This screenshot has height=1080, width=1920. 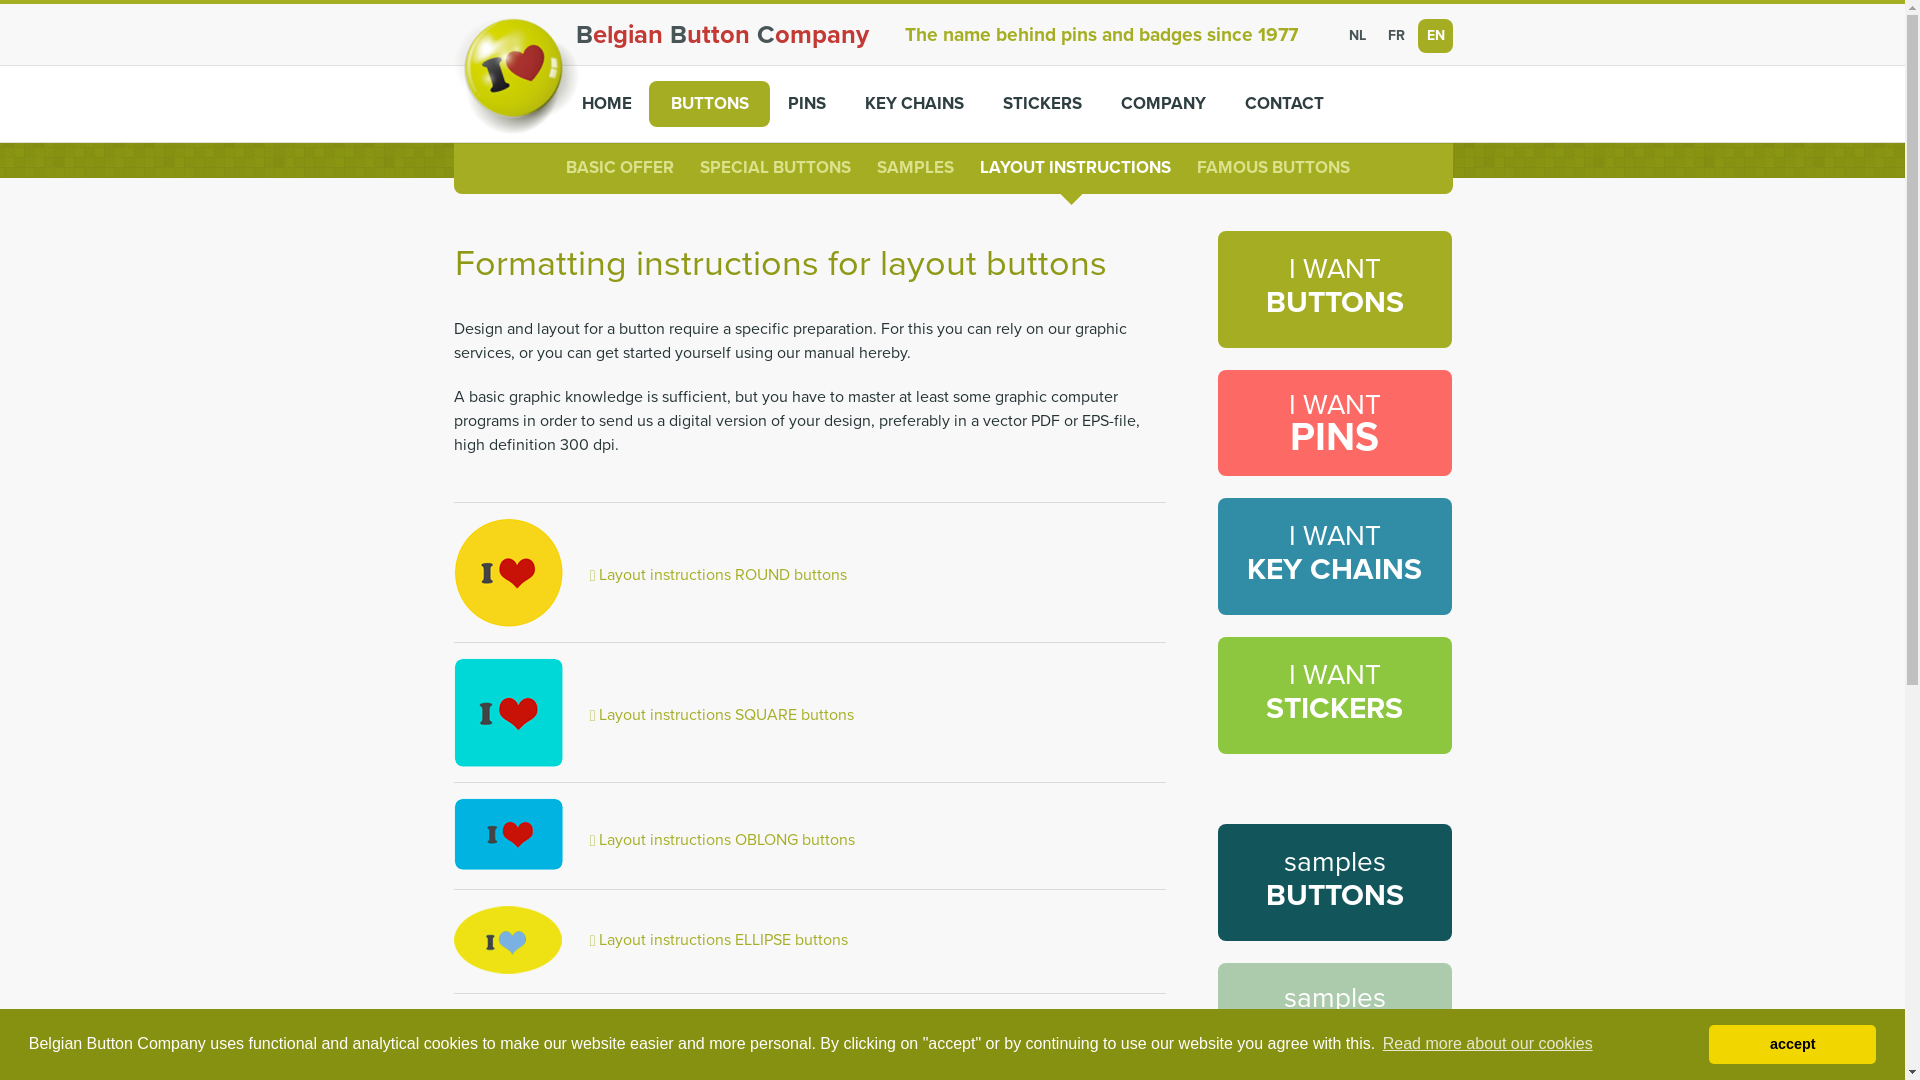 What do you see at coordinates (1161, 104) in the screenshot?
I see `'COMPANY'` at bounding box center [1161, 104].